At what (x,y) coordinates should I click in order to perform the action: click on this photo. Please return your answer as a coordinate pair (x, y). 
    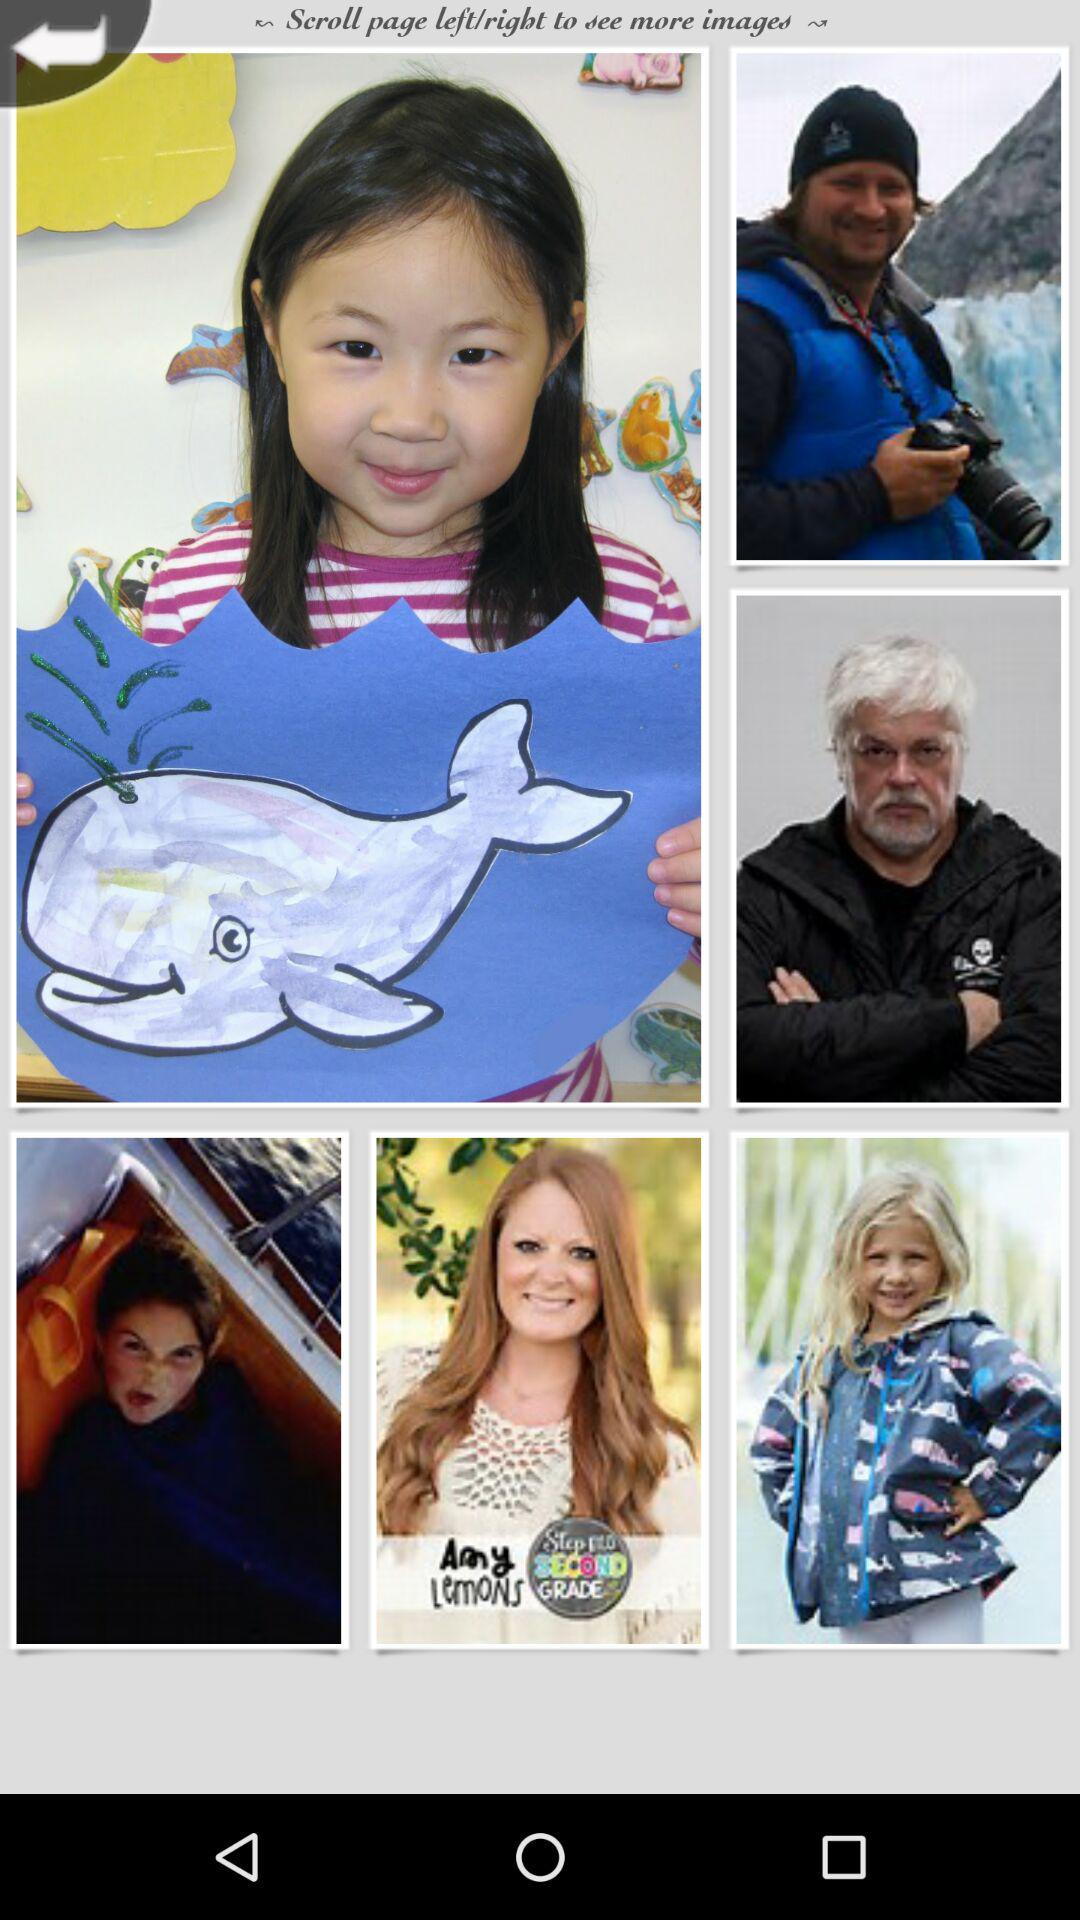
    Looking at the image, I should click on (897, 849).